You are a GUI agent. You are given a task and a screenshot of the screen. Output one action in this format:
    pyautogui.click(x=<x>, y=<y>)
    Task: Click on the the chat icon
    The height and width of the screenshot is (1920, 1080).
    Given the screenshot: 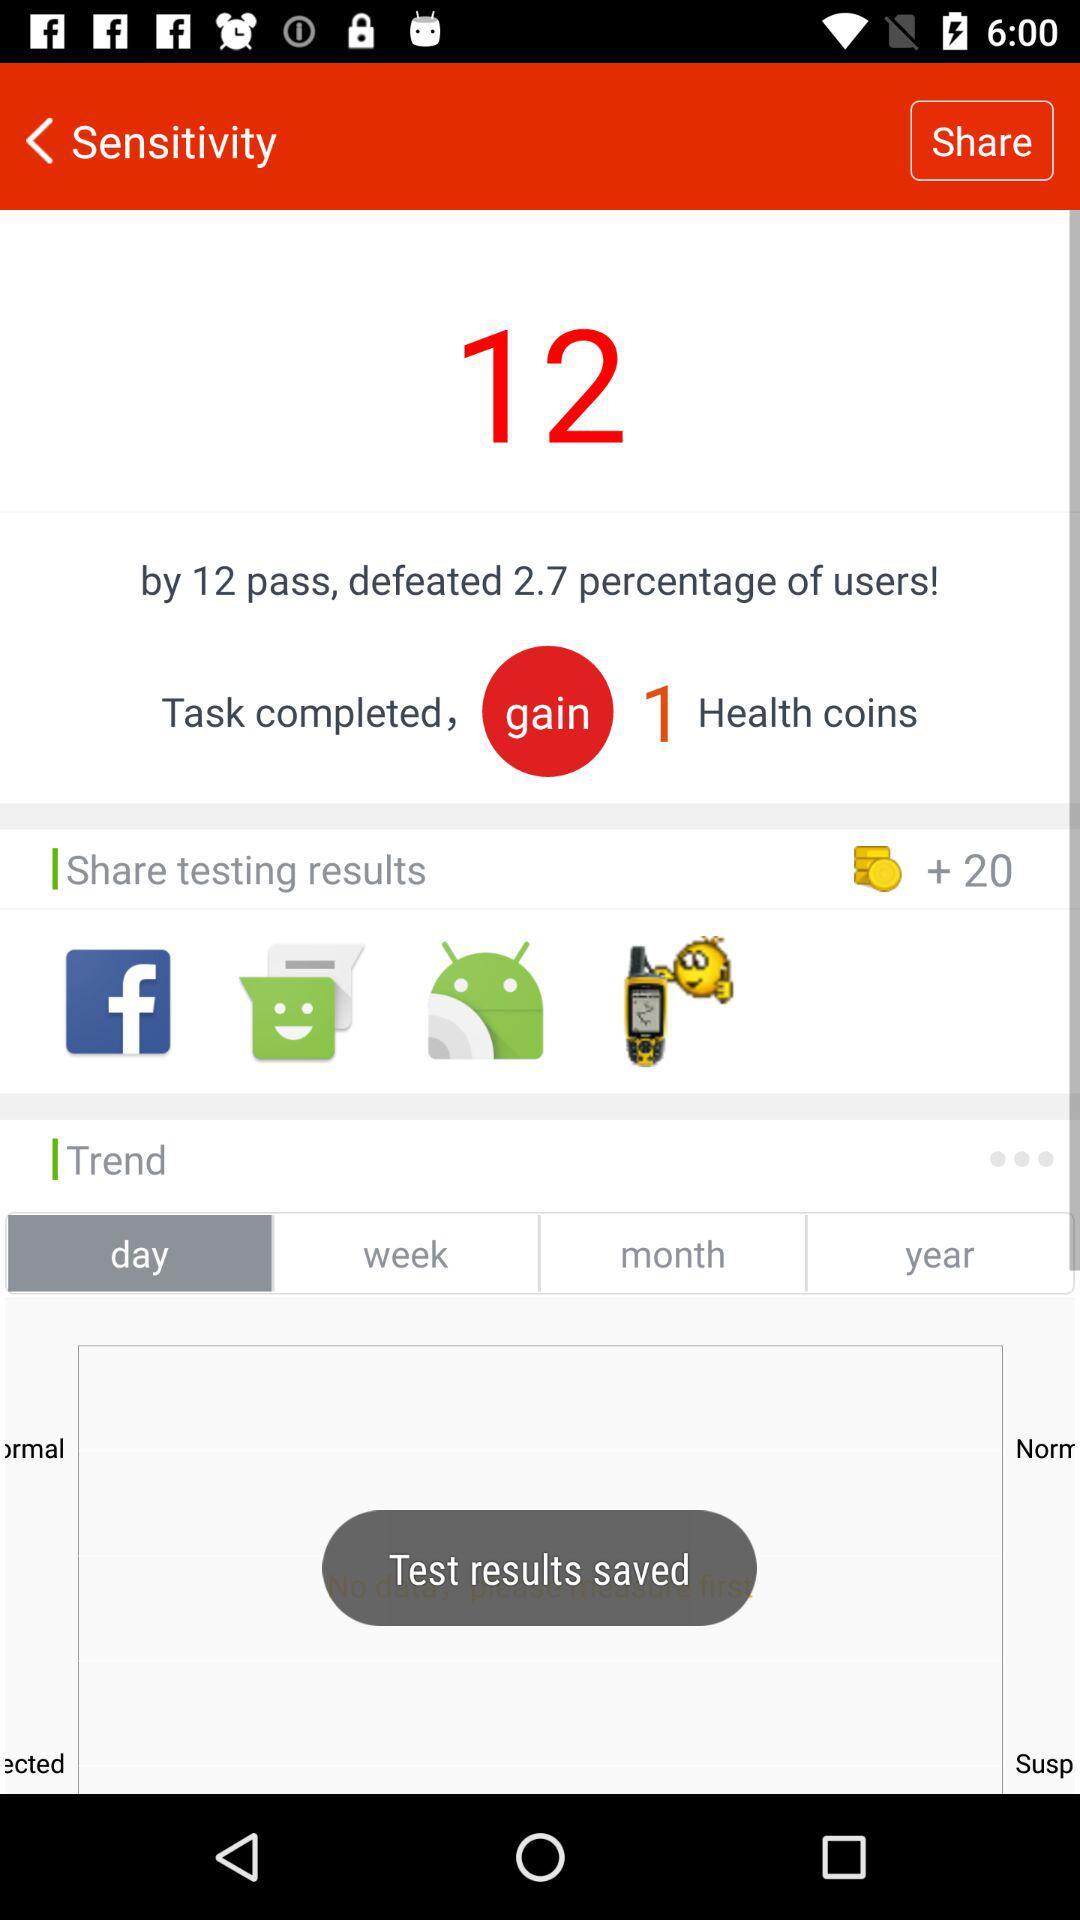 What is the action you would take?
    pyautogui.click(x=301, y=1001)
    